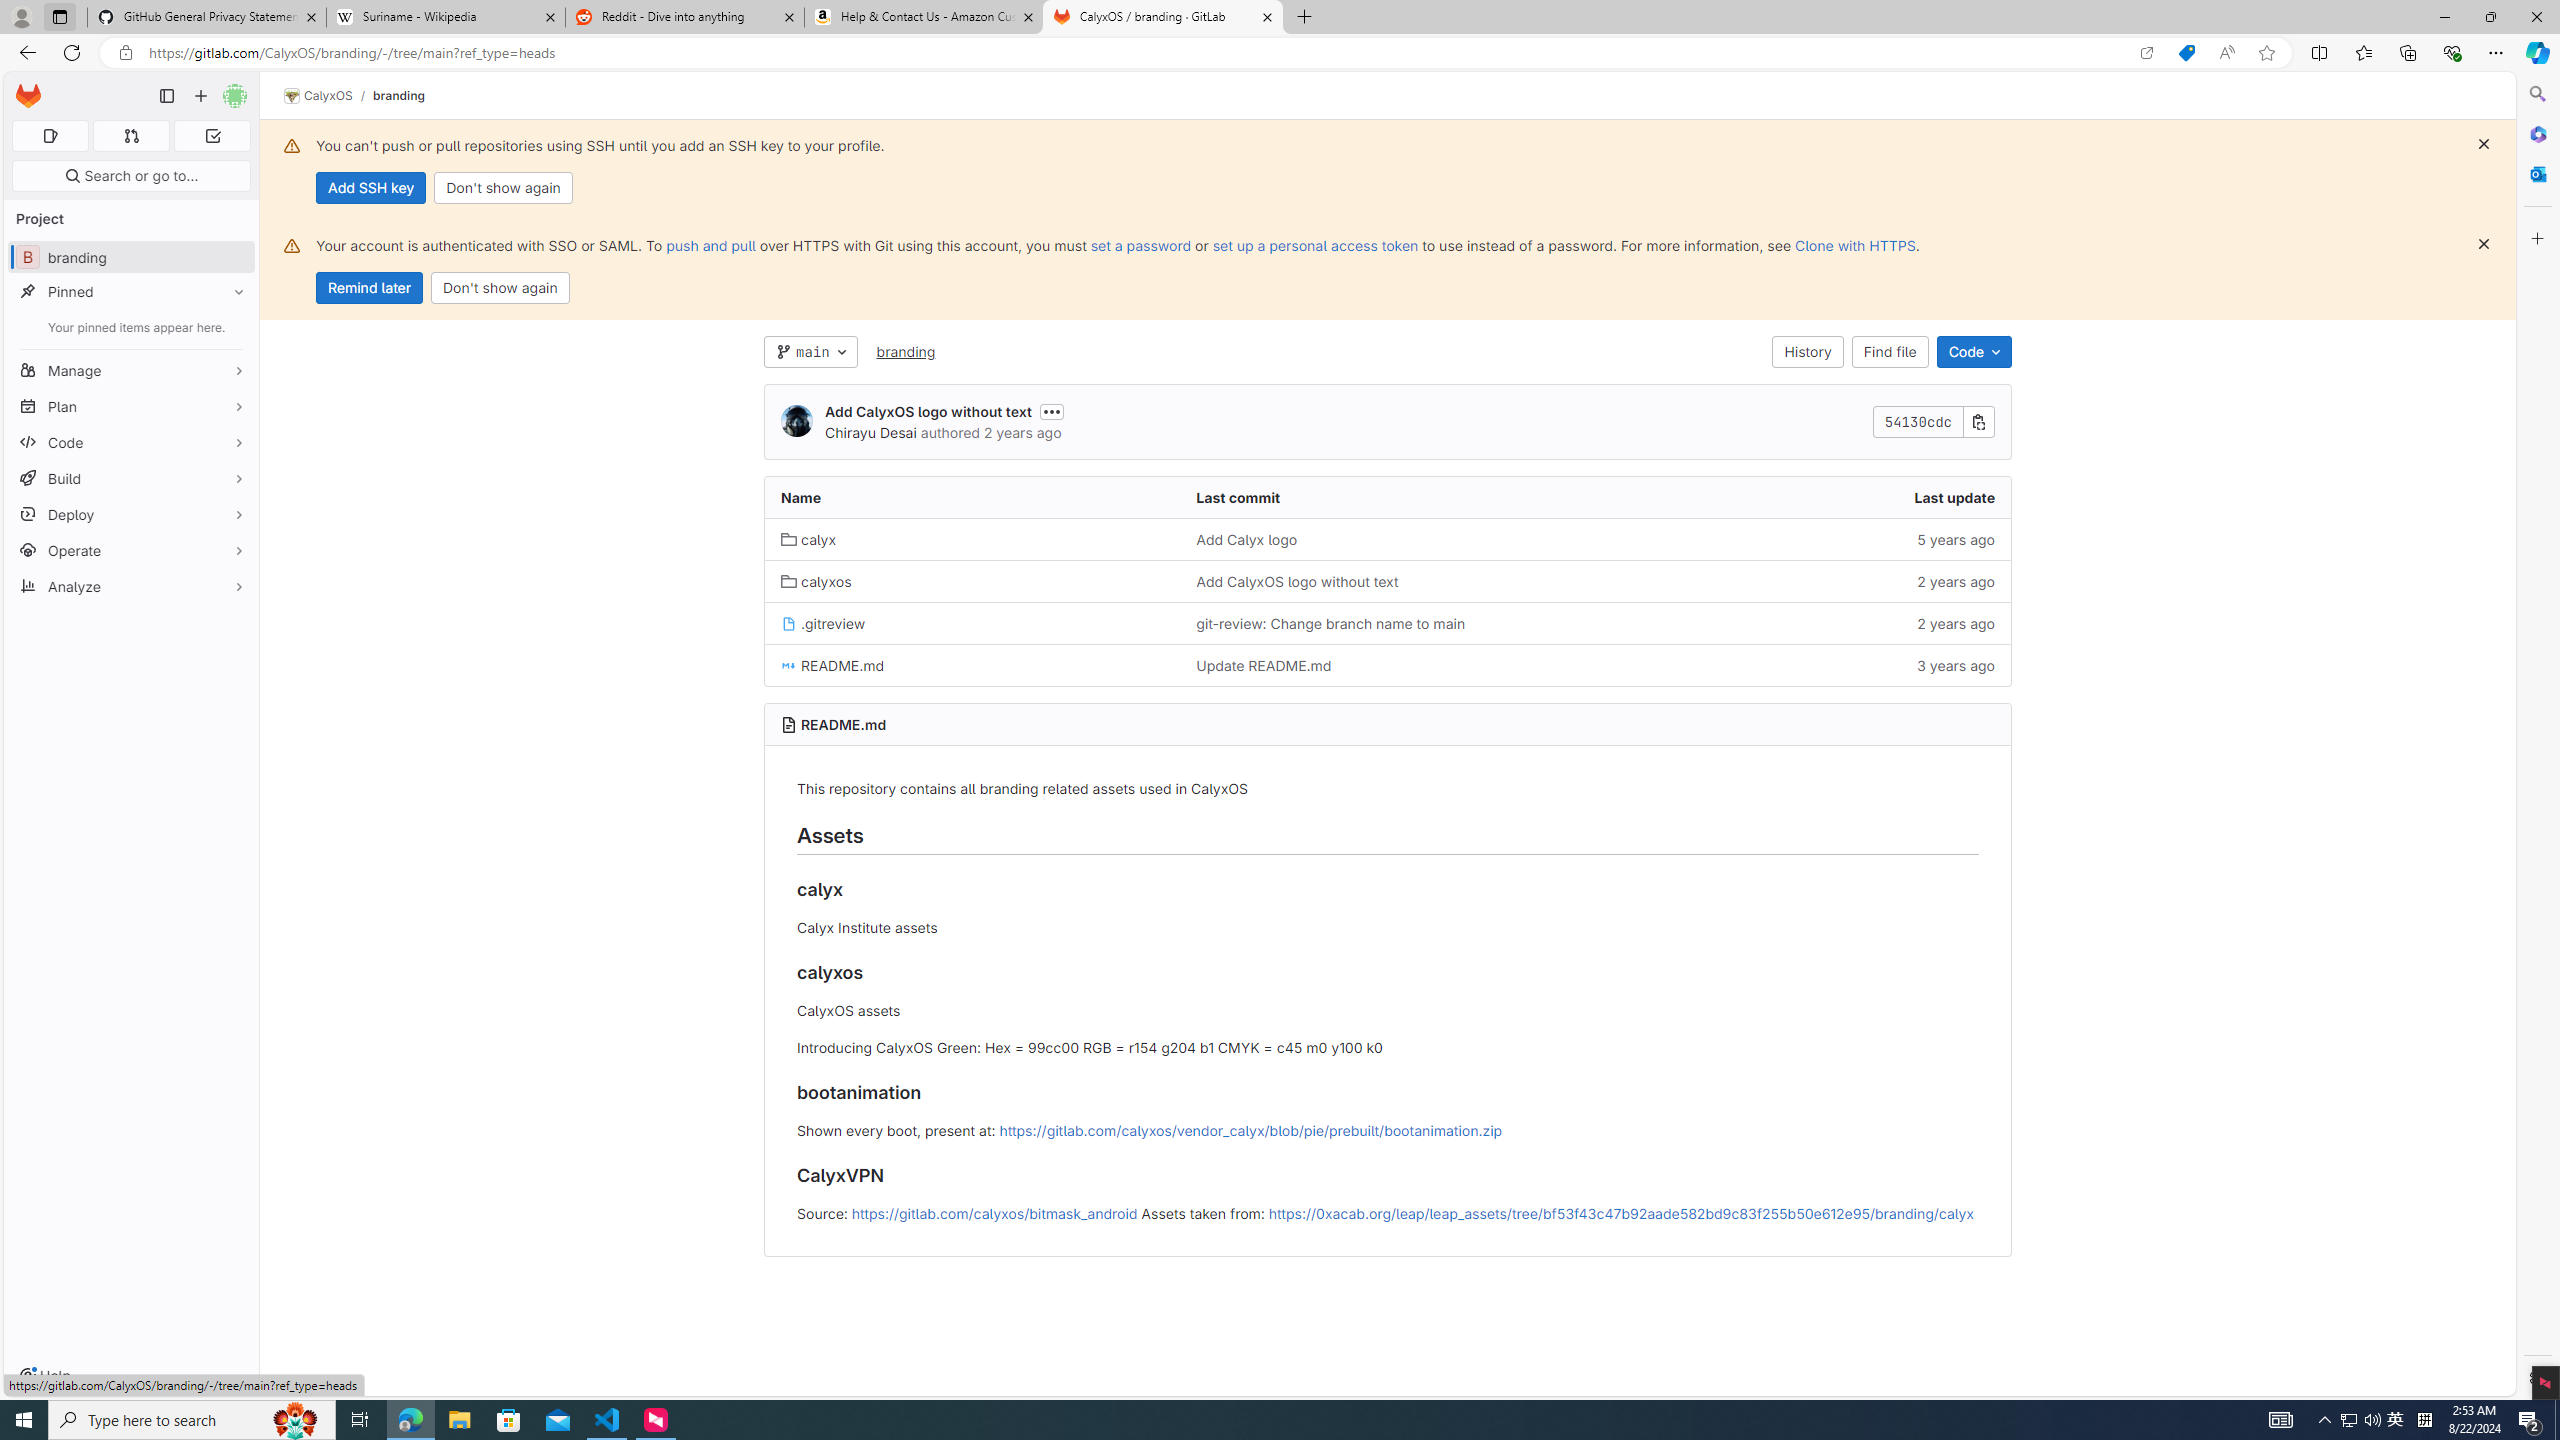 The image size is (2560, 1440). I want to click on 'CalyxOS/', so click(327, 95).